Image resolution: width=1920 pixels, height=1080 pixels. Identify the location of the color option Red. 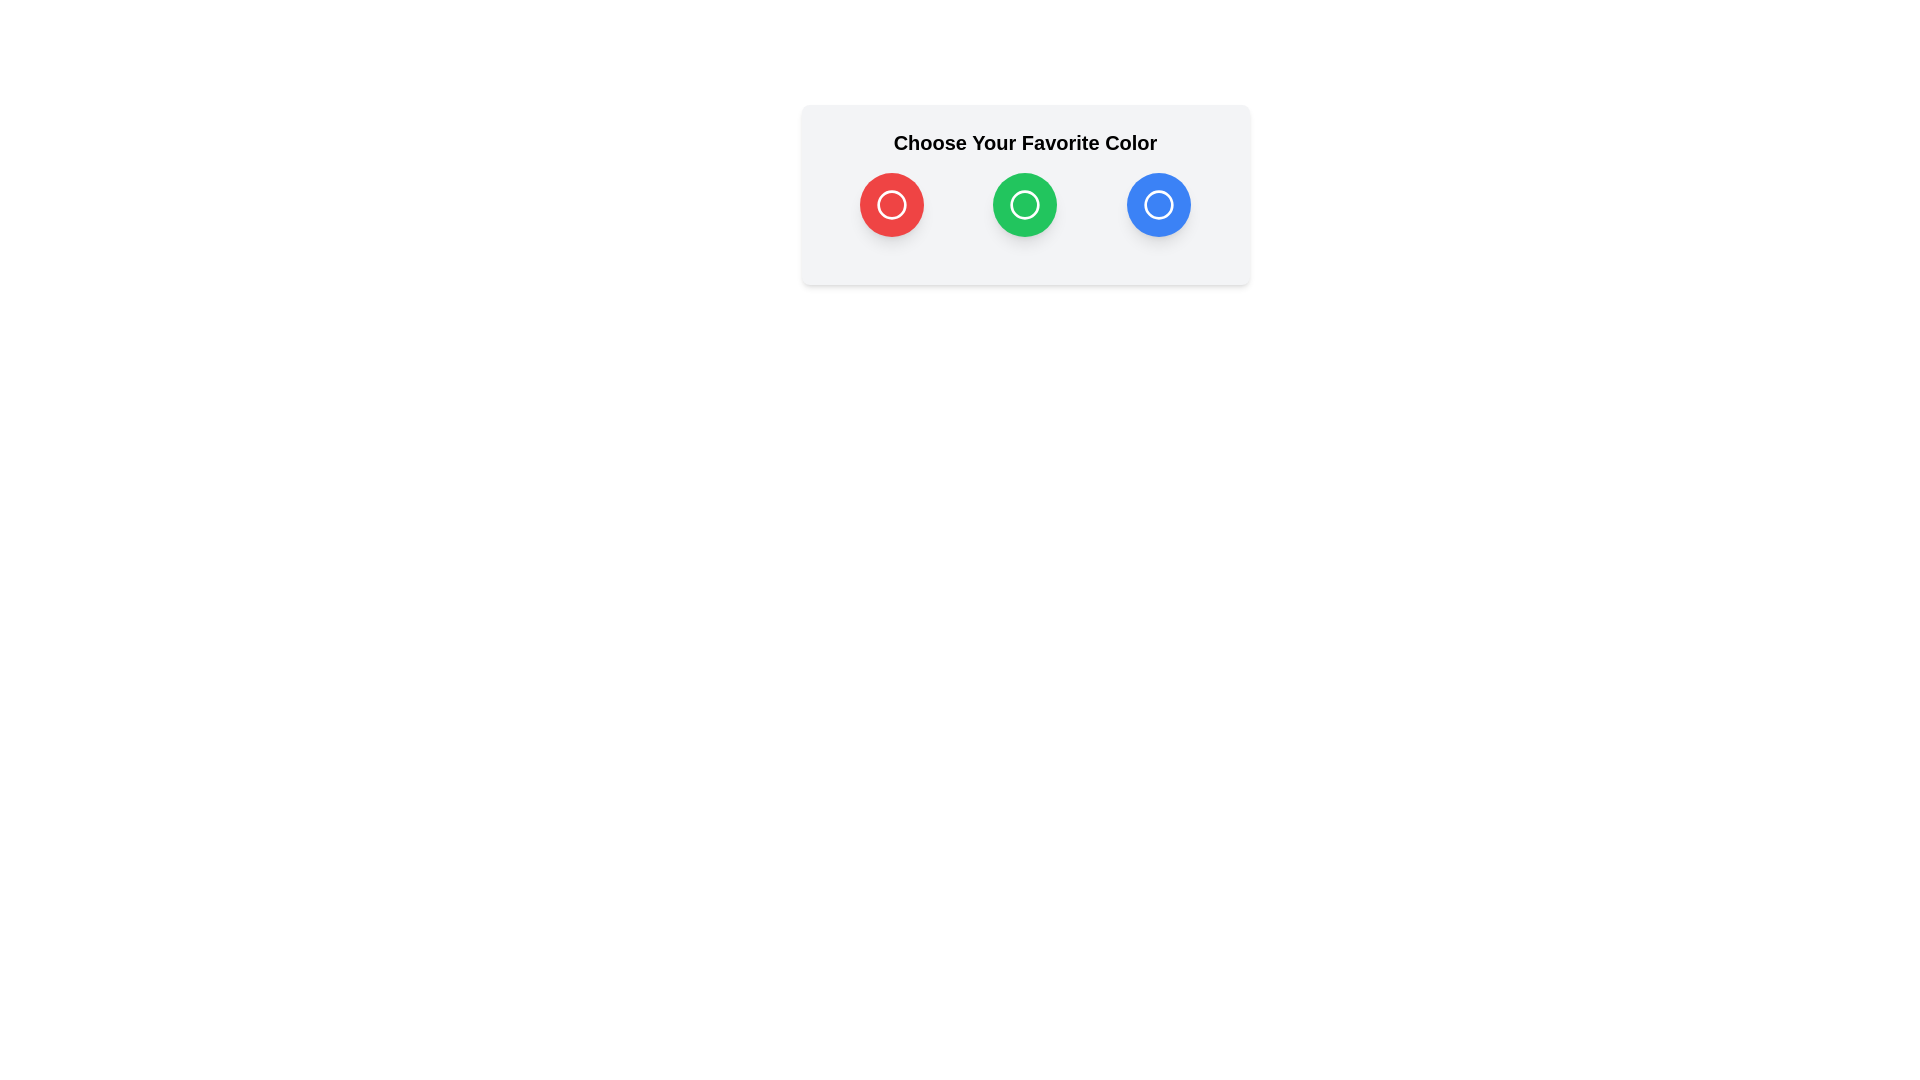
(891, 204).